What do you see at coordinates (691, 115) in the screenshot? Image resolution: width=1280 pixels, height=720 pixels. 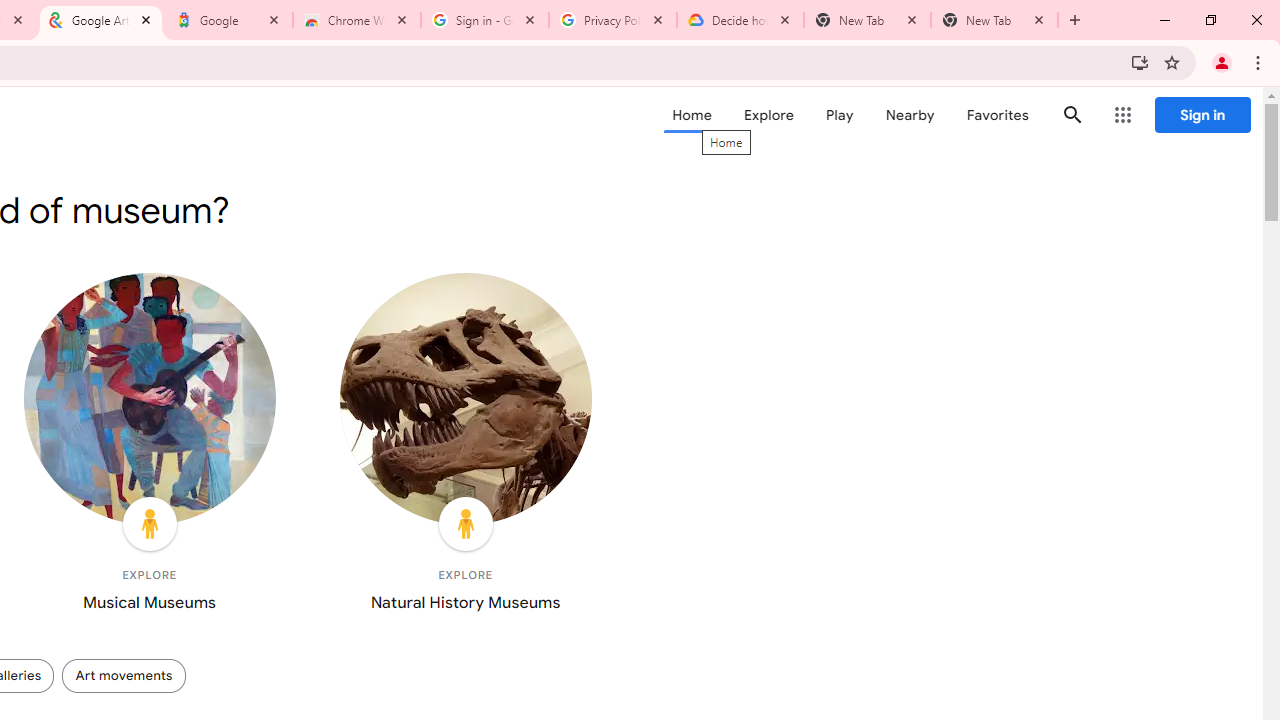 I see `'Home'` at bounding box center [691, 115].